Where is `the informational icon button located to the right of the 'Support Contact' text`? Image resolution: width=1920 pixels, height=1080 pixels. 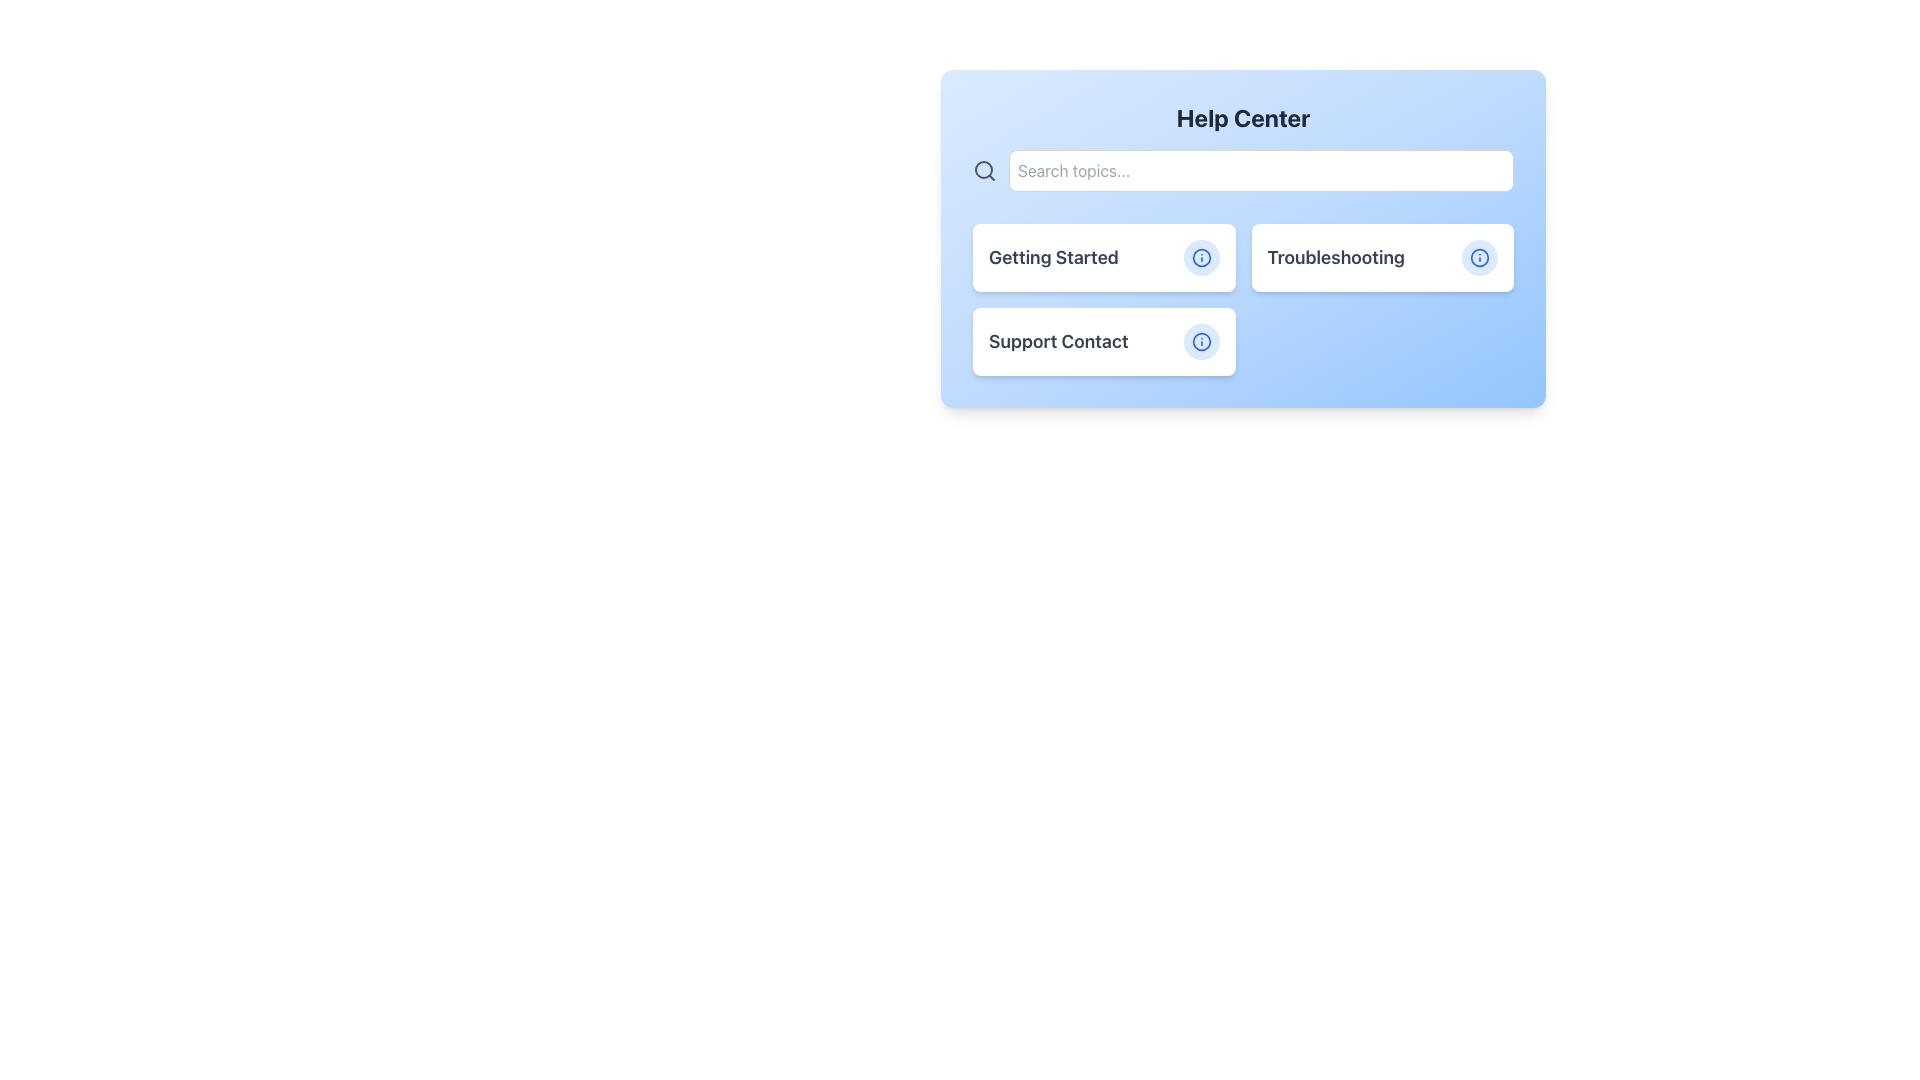
the informational icon button located to the right of the 'Support Contact' text is located at coordinates (1200, 341).